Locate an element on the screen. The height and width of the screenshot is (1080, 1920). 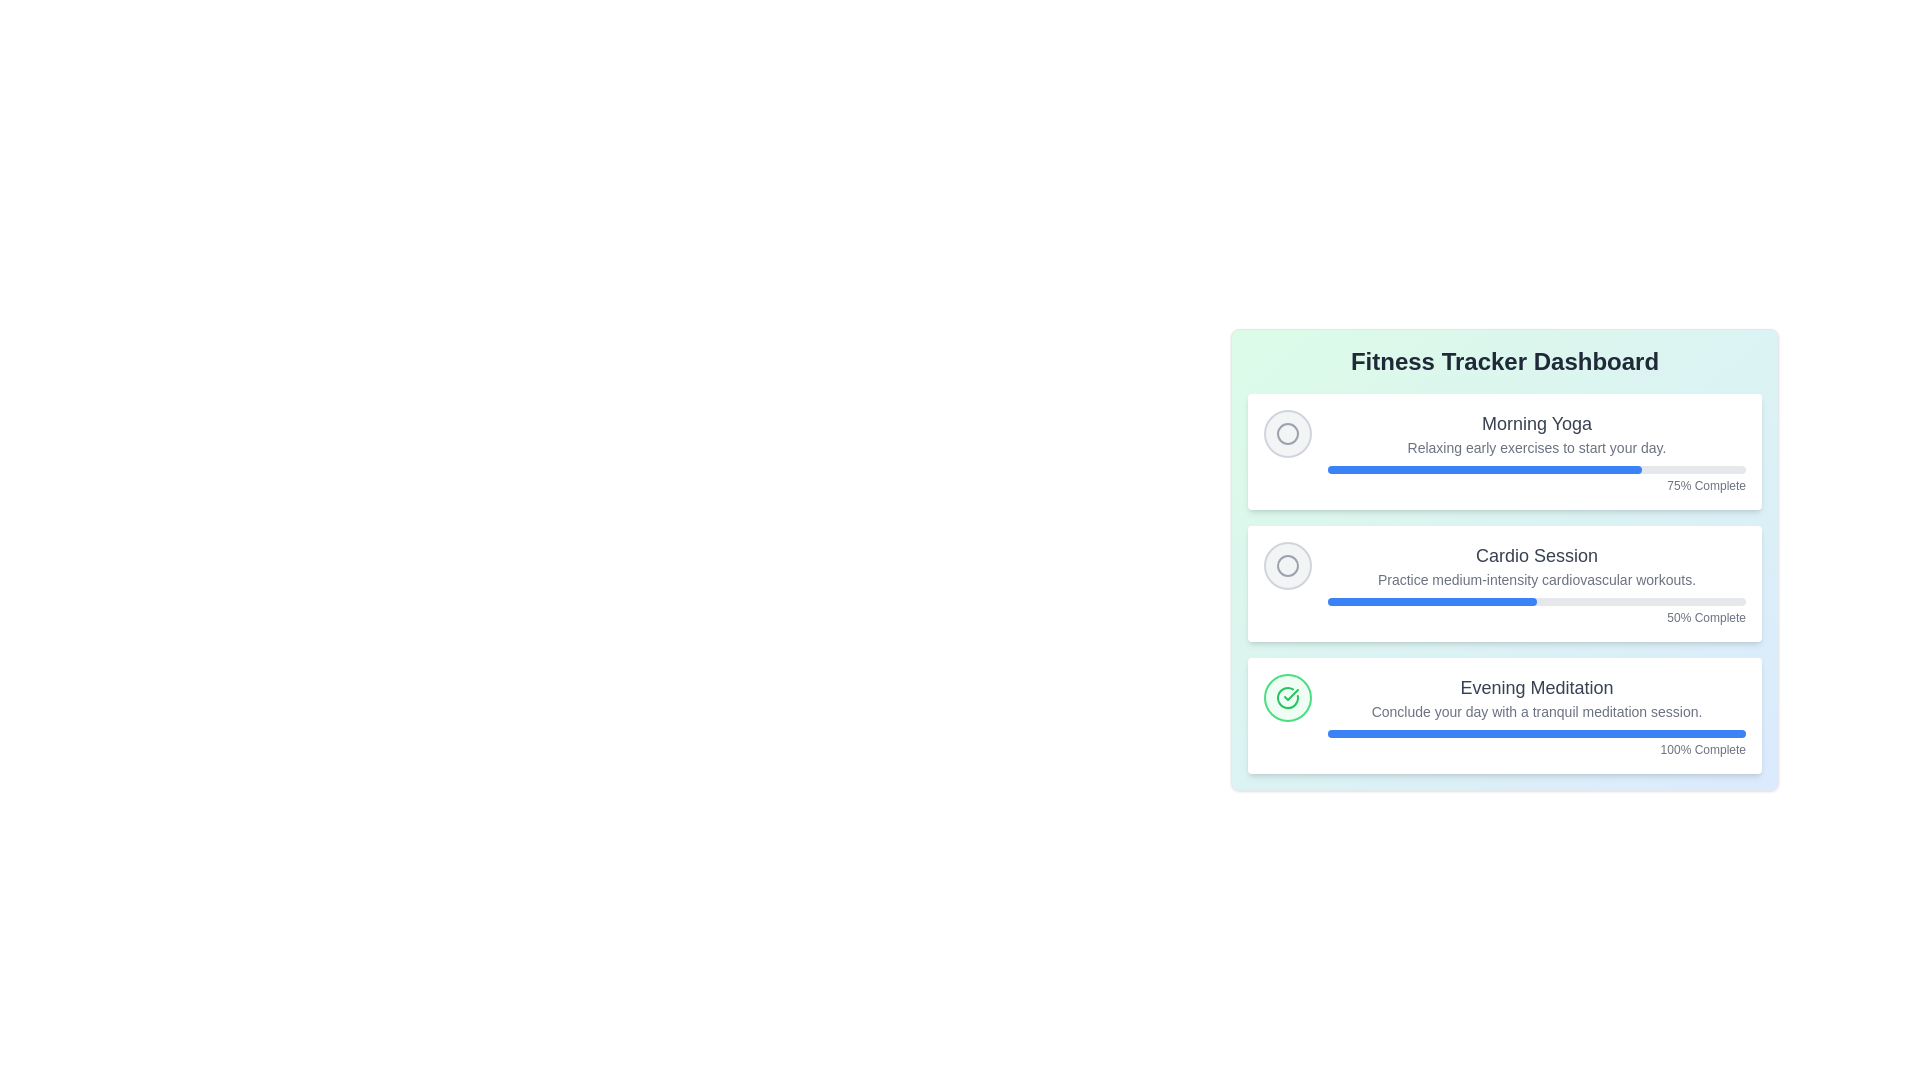
the green checkmark icon located in the lower-right section of the 'Evening Meditation' progress card on the dashboard is located at coordinates (1291, 693).